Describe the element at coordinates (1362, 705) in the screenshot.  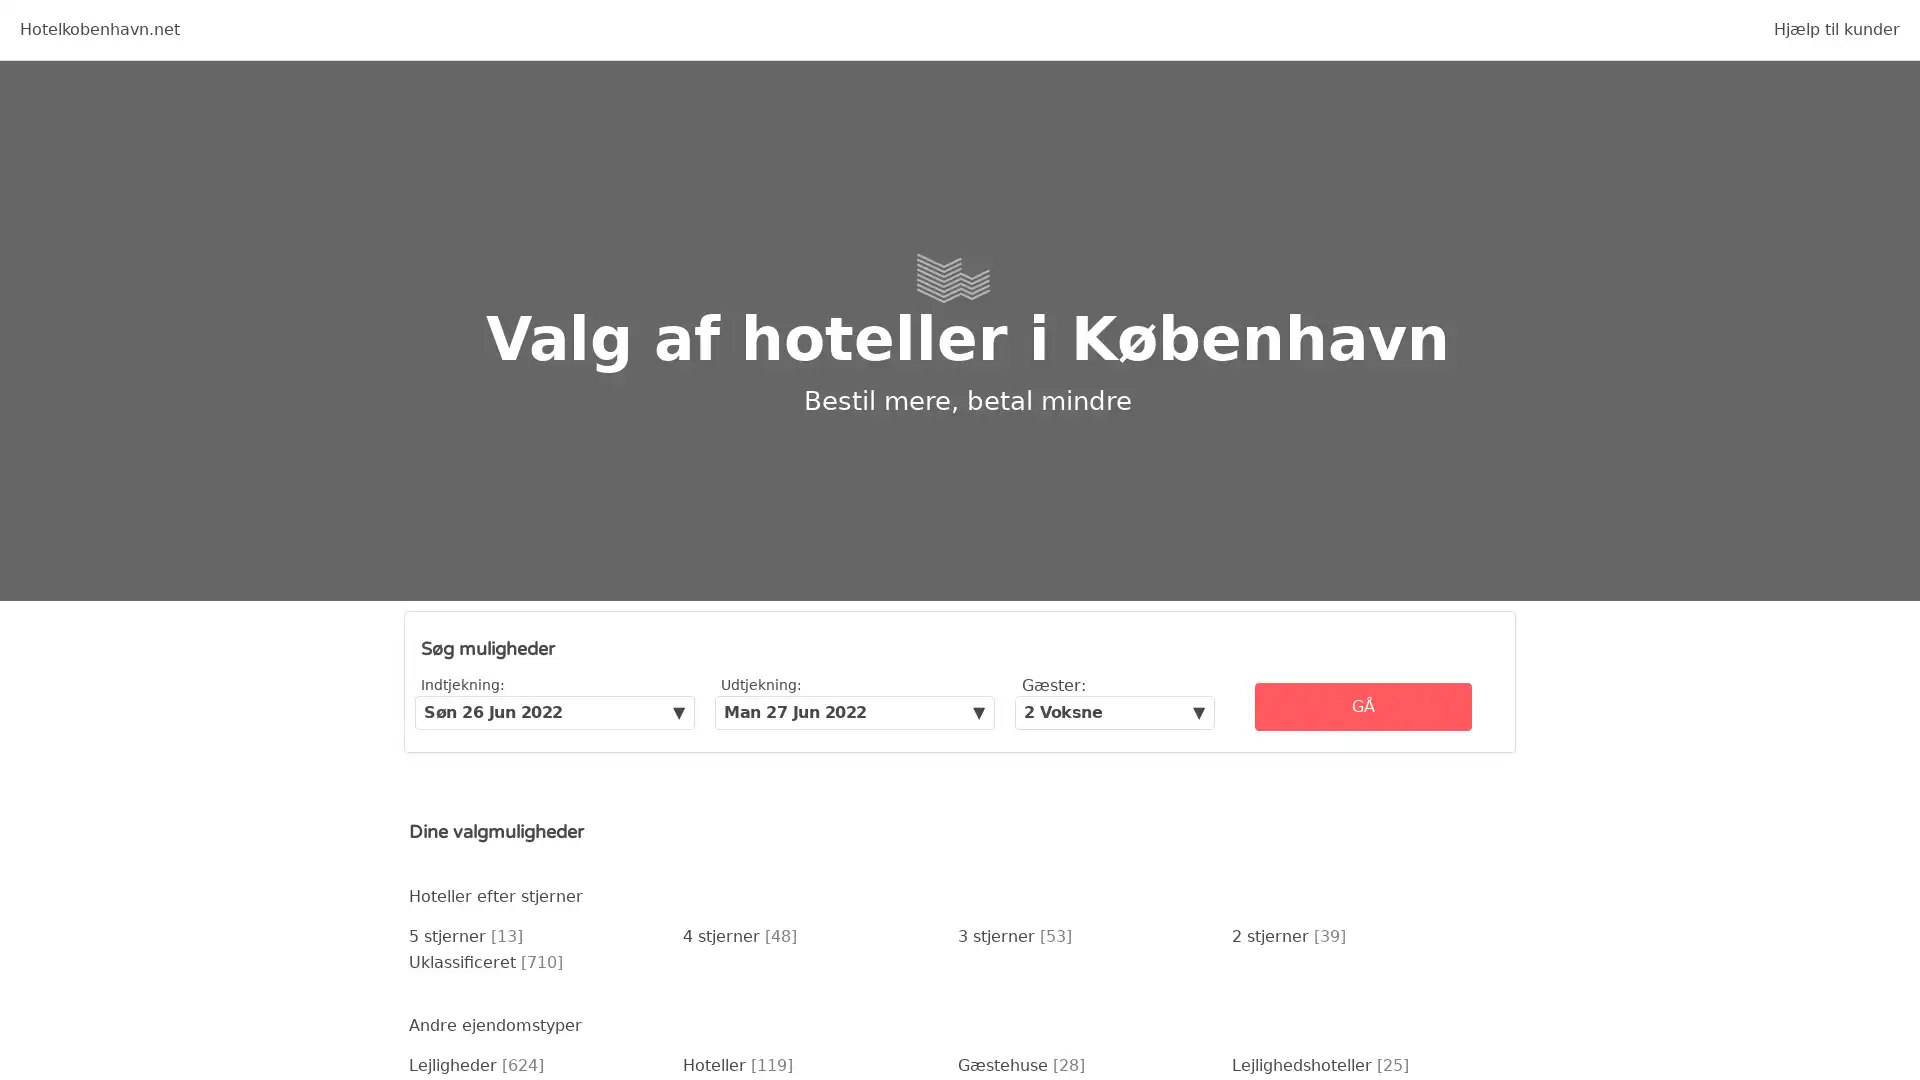
I see `GA` at that location.